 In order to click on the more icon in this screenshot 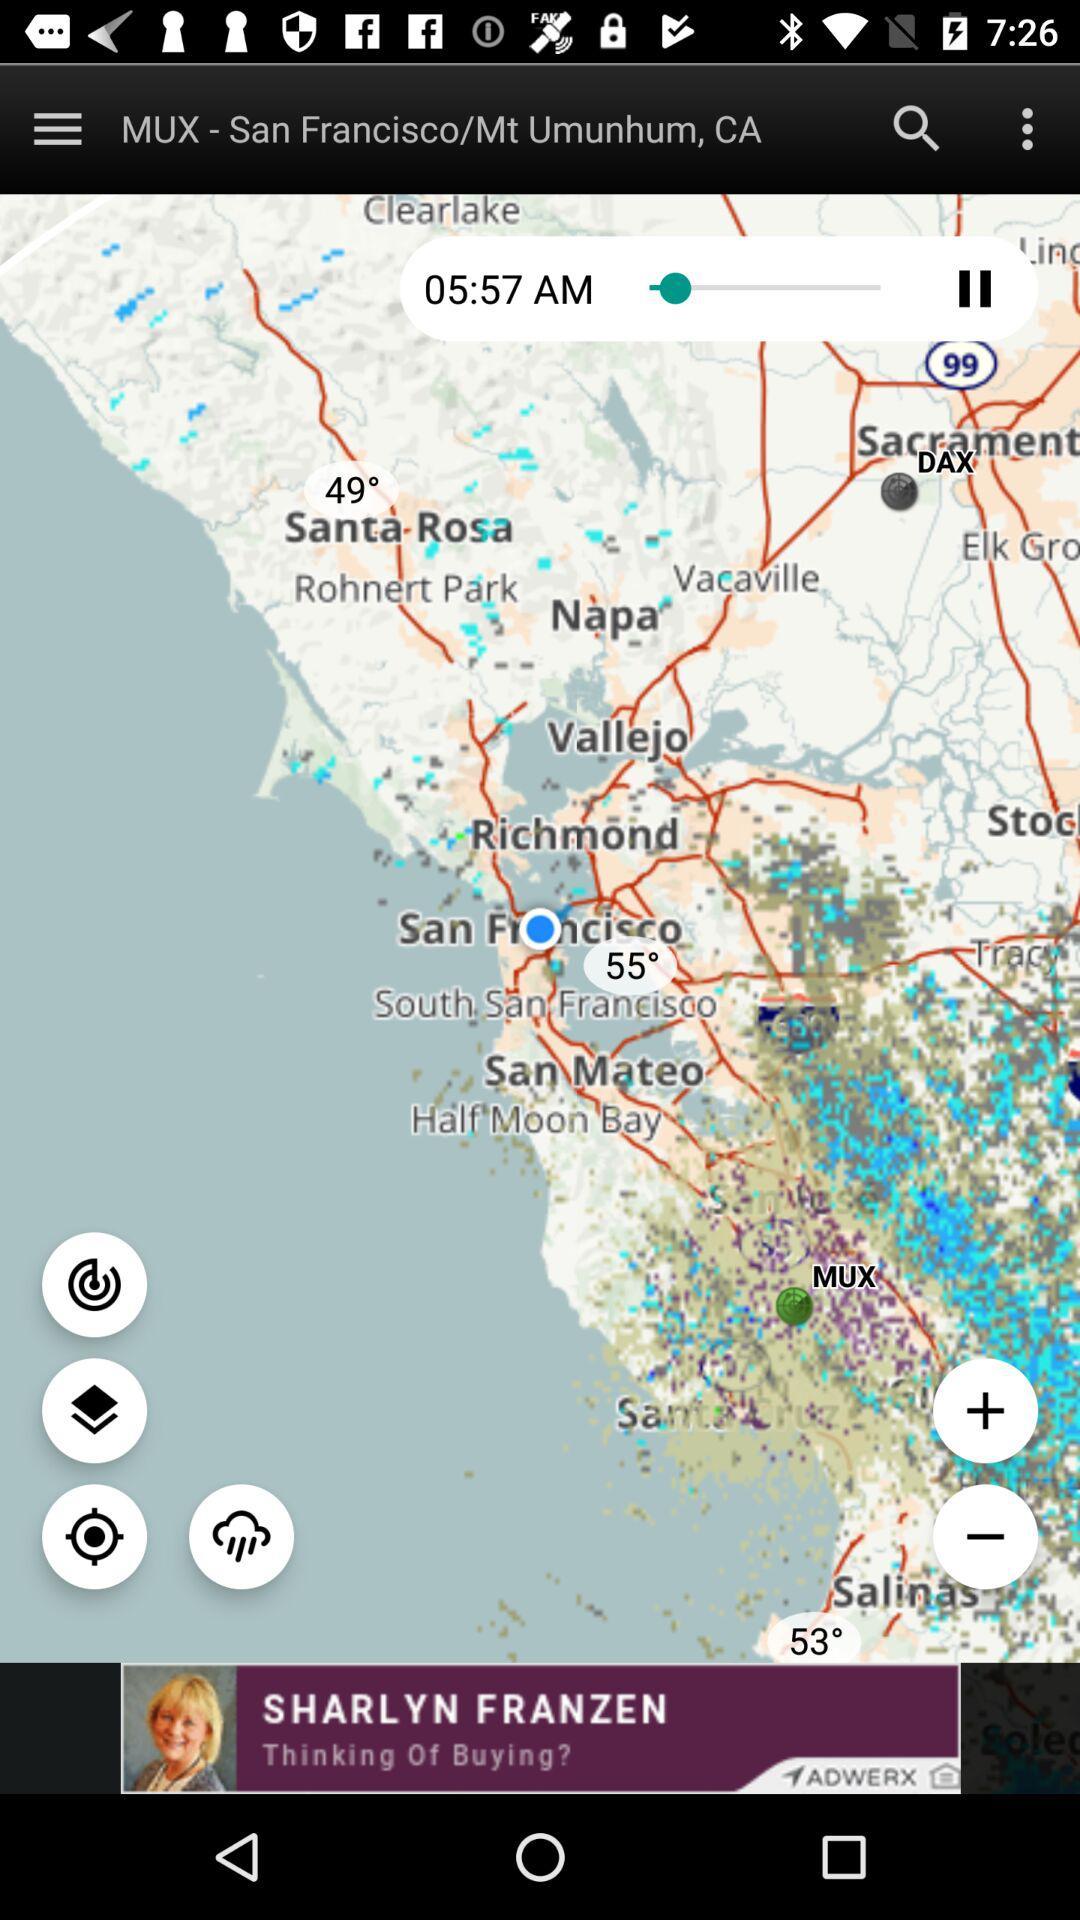, I will do `click(1027, 127)`.